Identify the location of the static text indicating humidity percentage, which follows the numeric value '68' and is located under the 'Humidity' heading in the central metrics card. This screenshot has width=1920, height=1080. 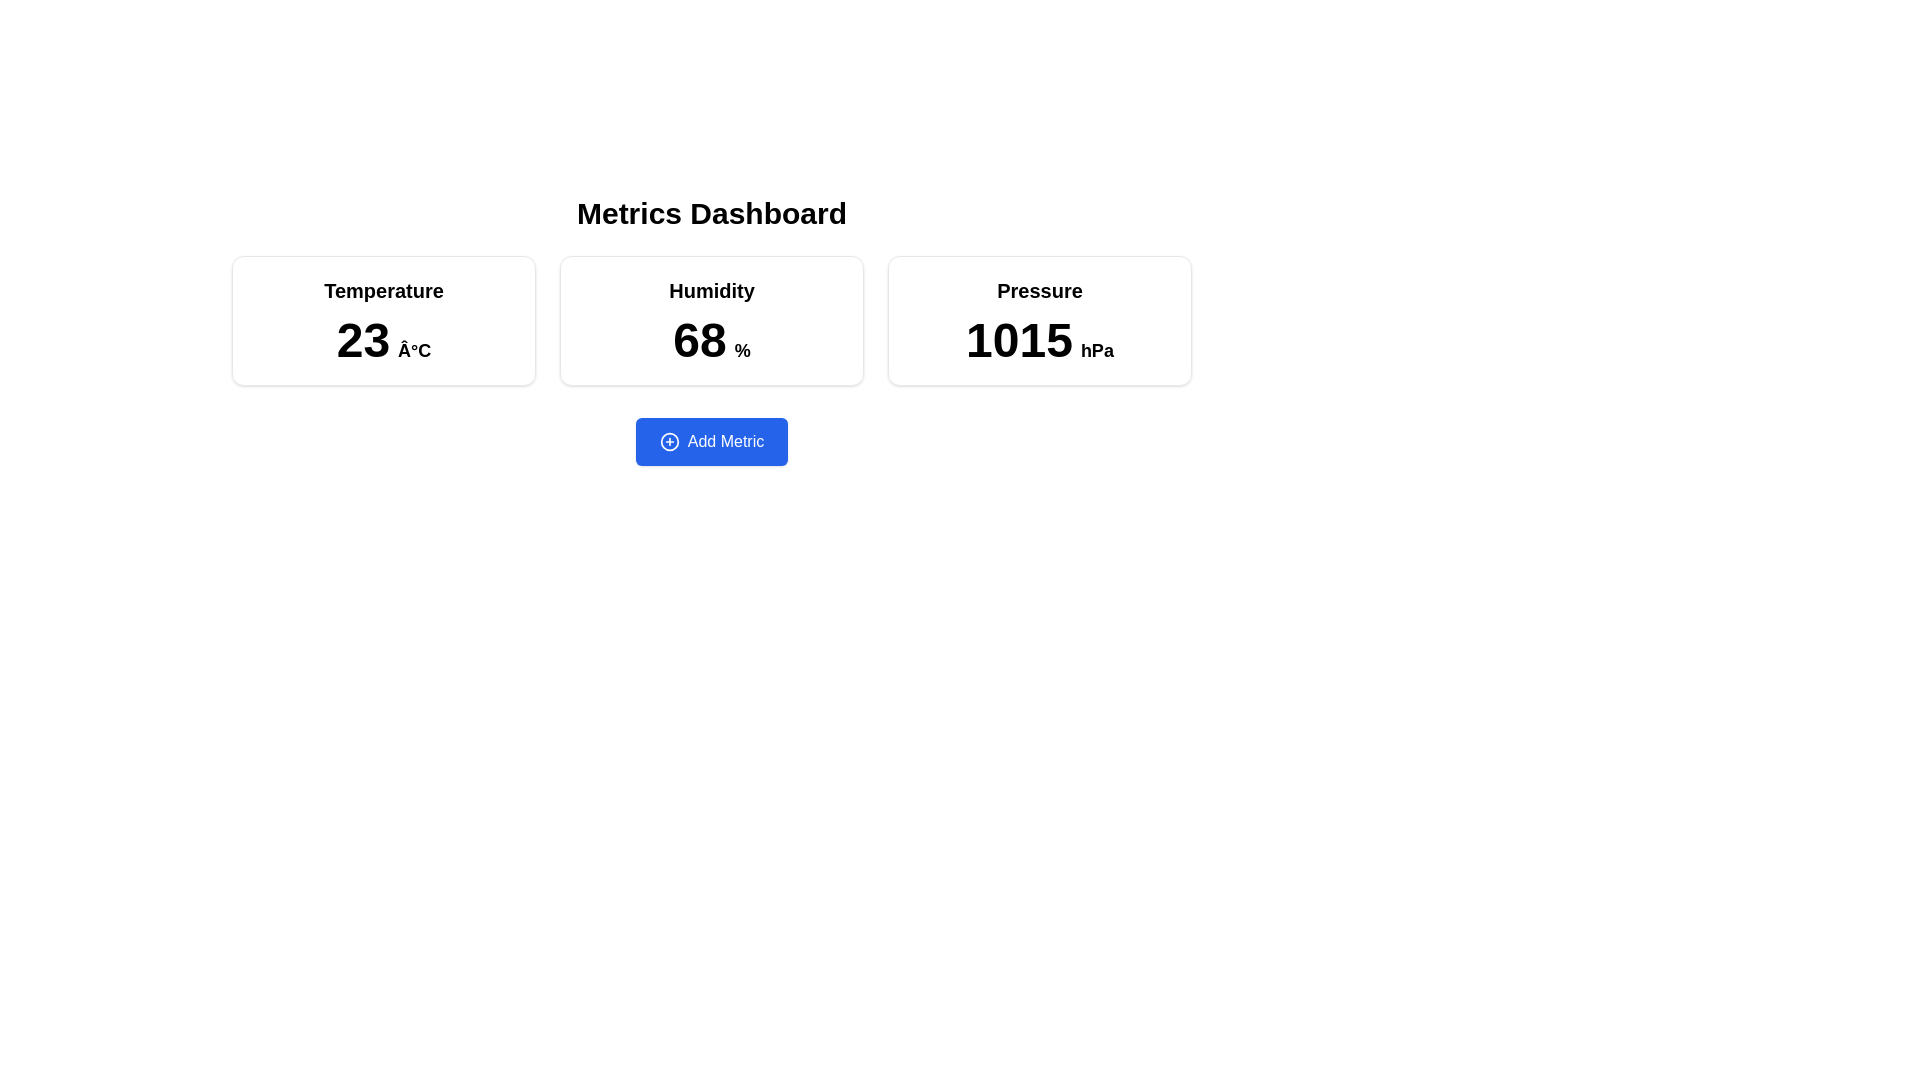
(741, 350).